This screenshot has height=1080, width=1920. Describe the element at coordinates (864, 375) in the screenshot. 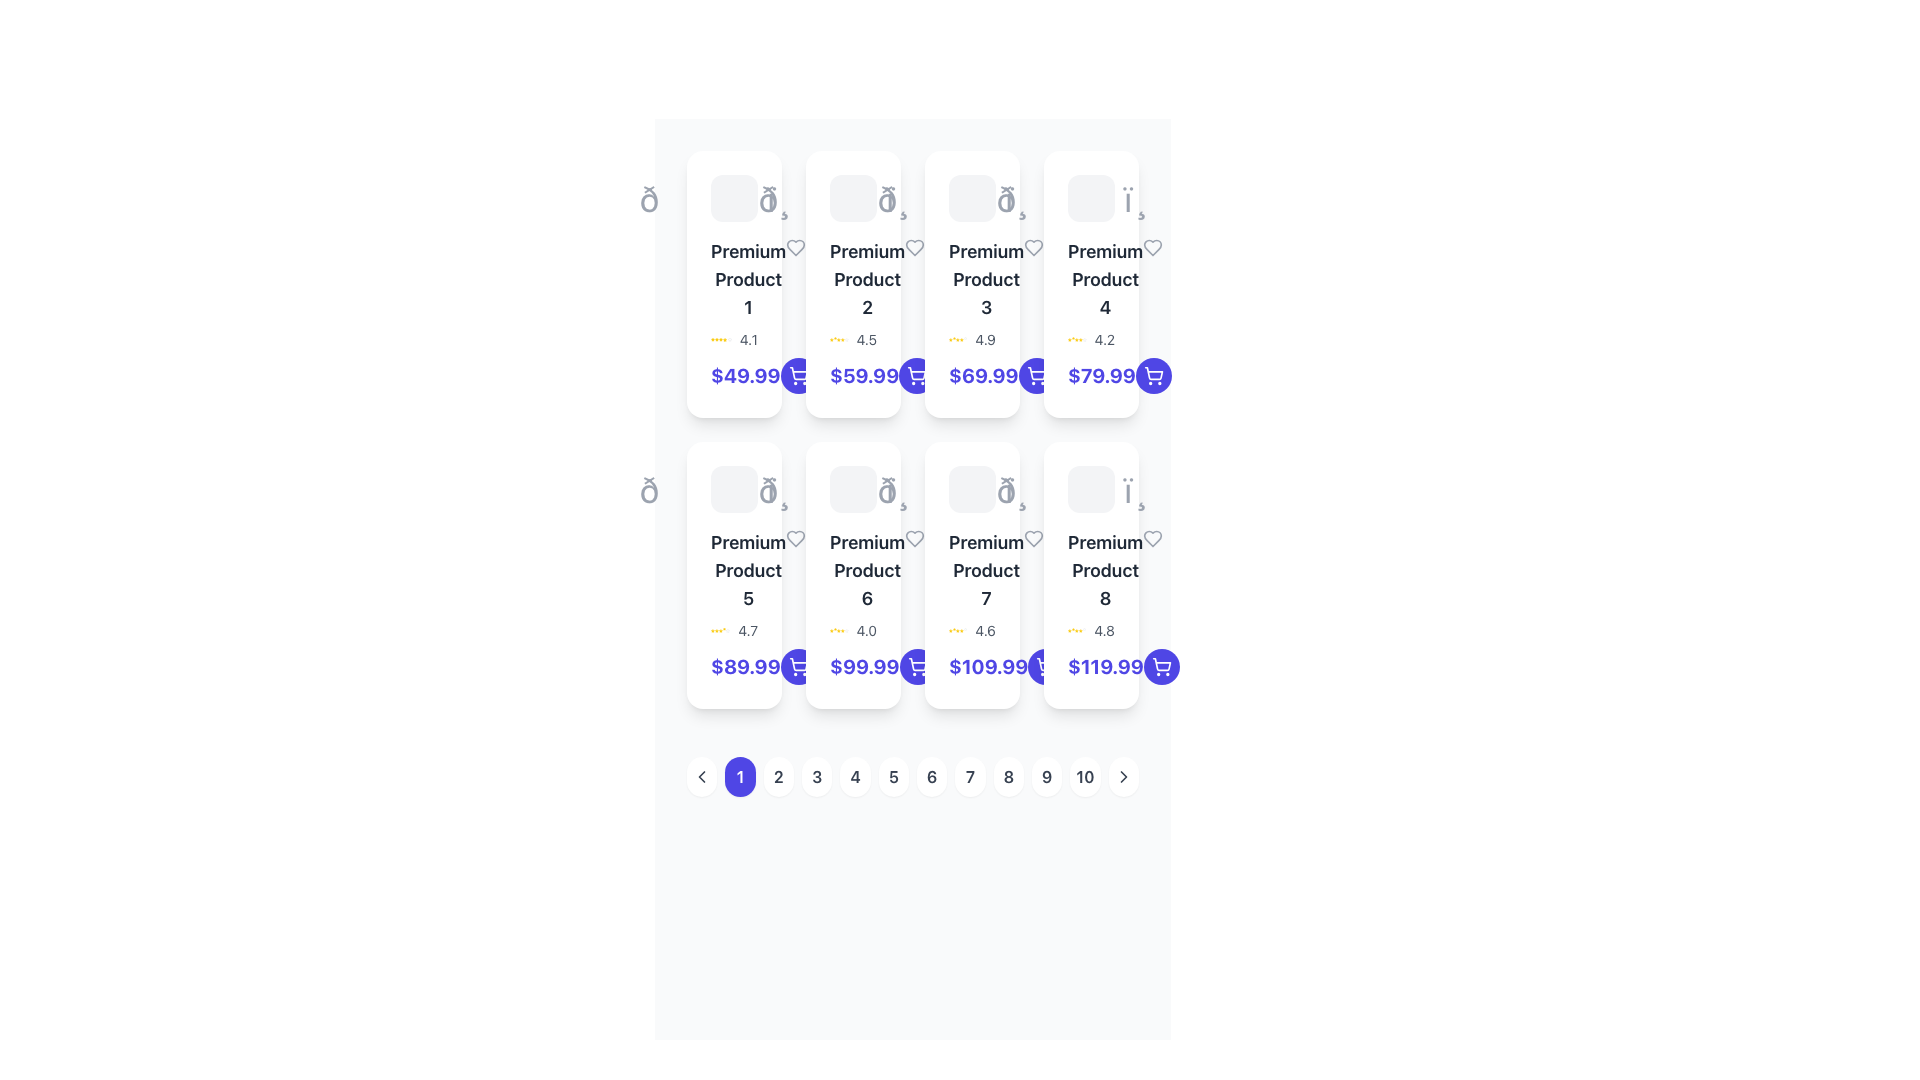

I see `price text '$59.99' displayed in bold, large indigo font within the second product card in the top row of the grid layout` at that location.